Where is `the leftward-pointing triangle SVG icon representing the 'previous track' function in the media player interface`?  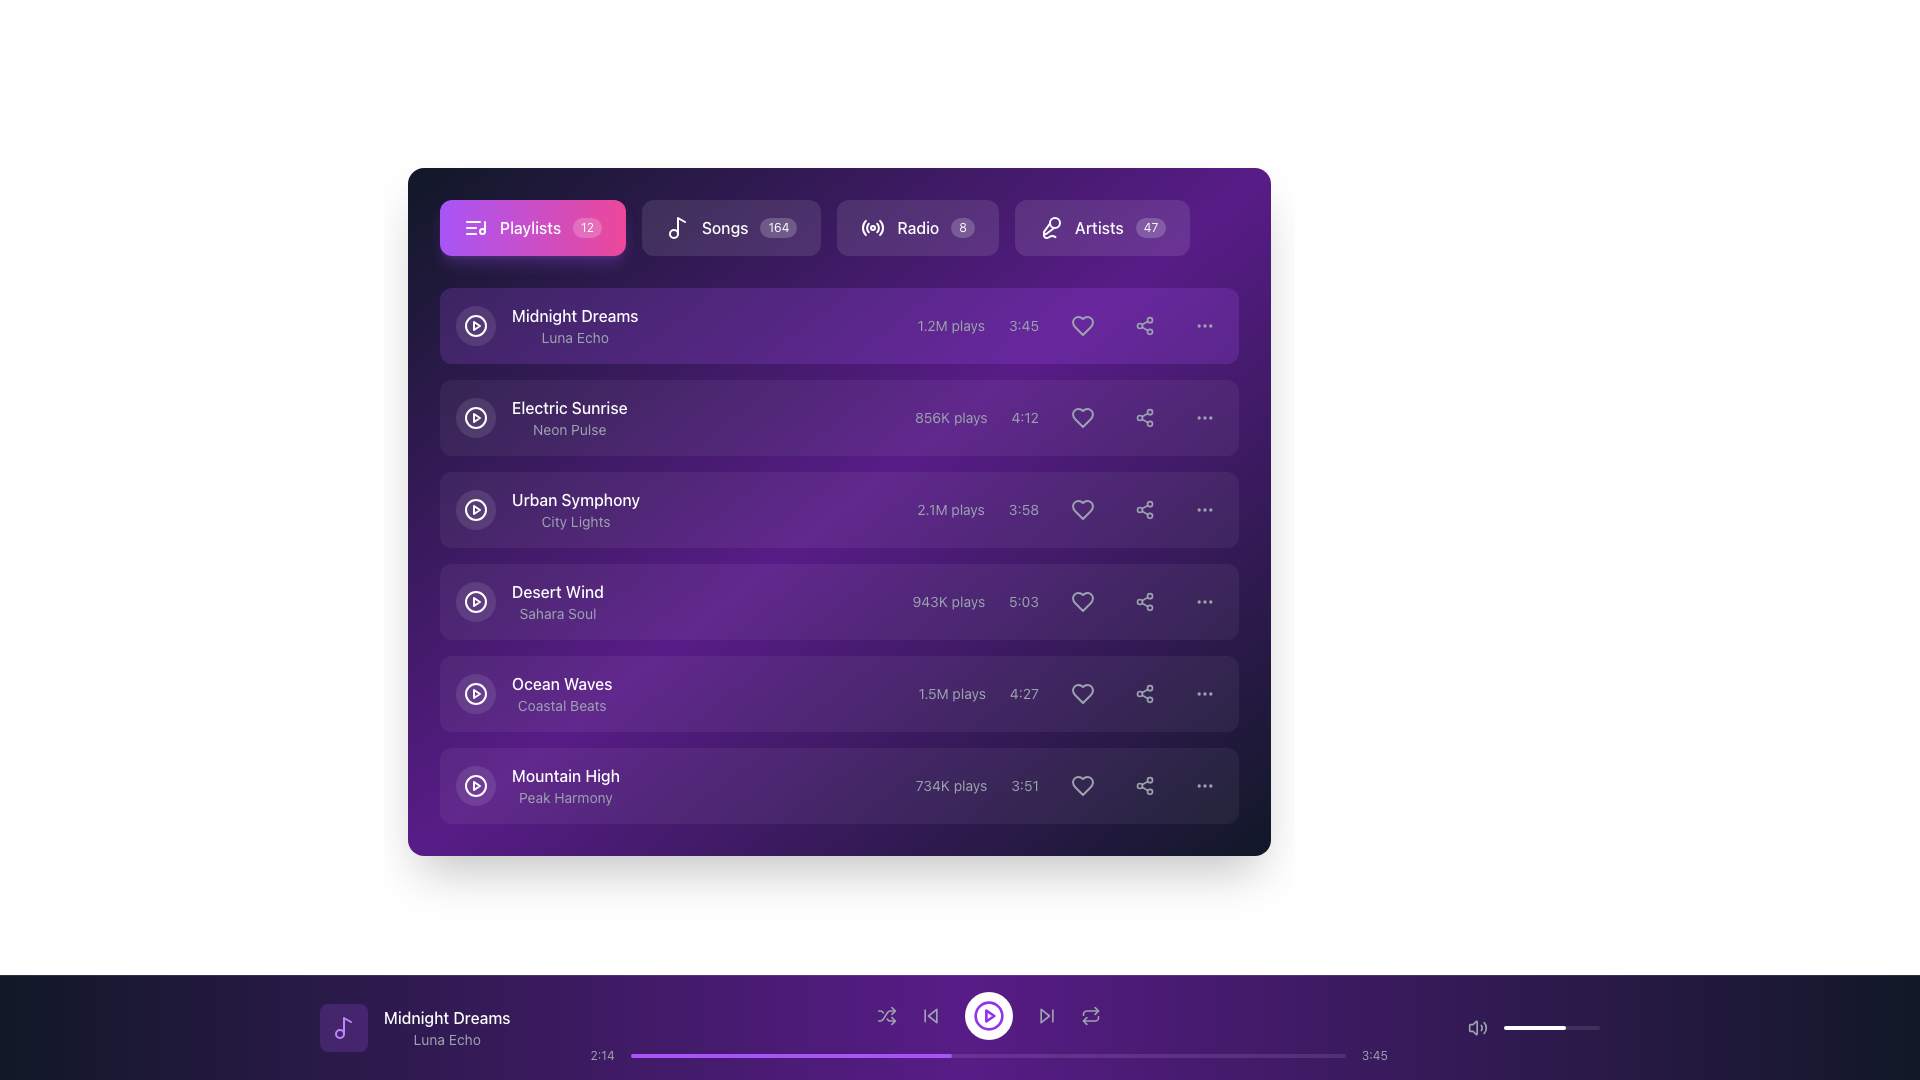 the leftward-pointing triangle SVG icon representing the 'previous track' function in the media player interface is located at coordinates (931, 1015).